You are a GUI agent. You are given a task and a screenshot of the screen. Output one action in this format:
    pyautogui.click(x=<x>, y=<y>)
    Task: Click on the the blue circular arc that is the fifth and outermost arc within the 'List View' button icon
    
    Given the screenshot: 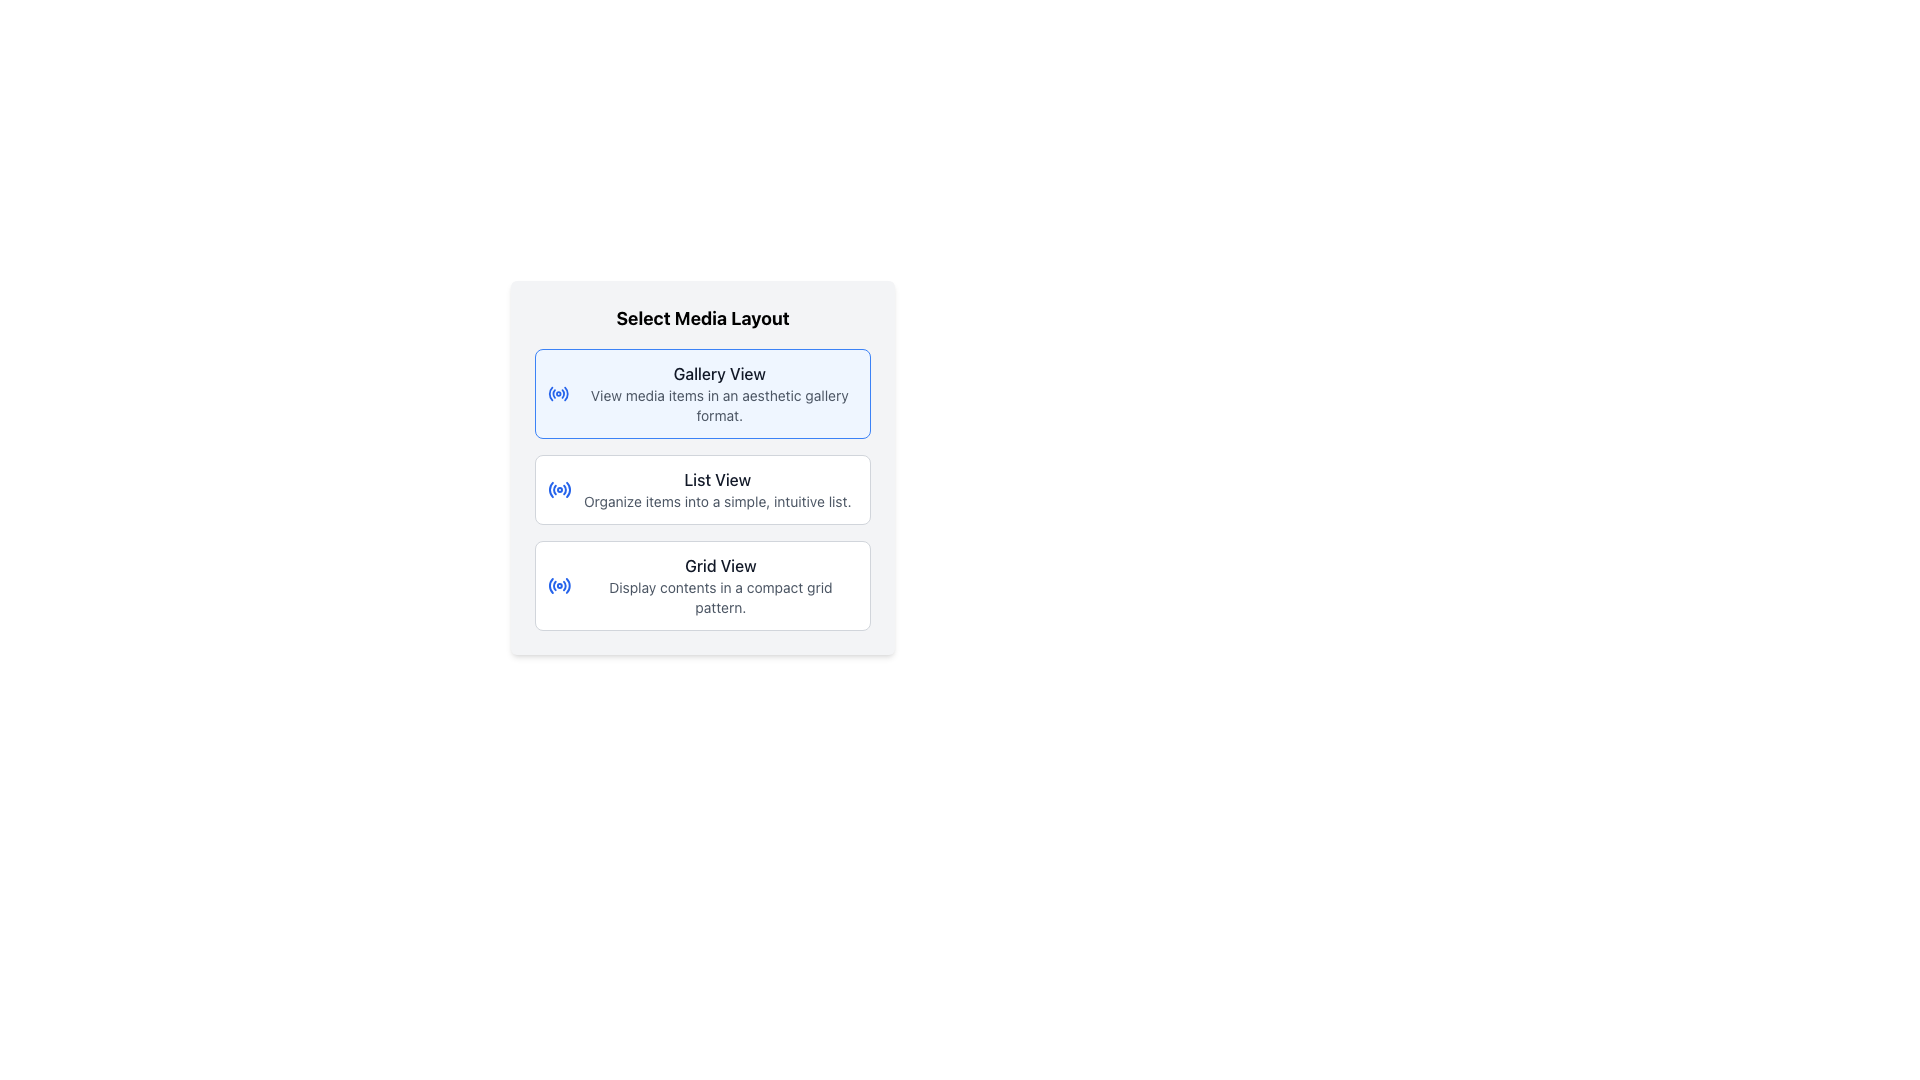 What is the action you would take?
    pyautogui.click(x=567, y=489)
    